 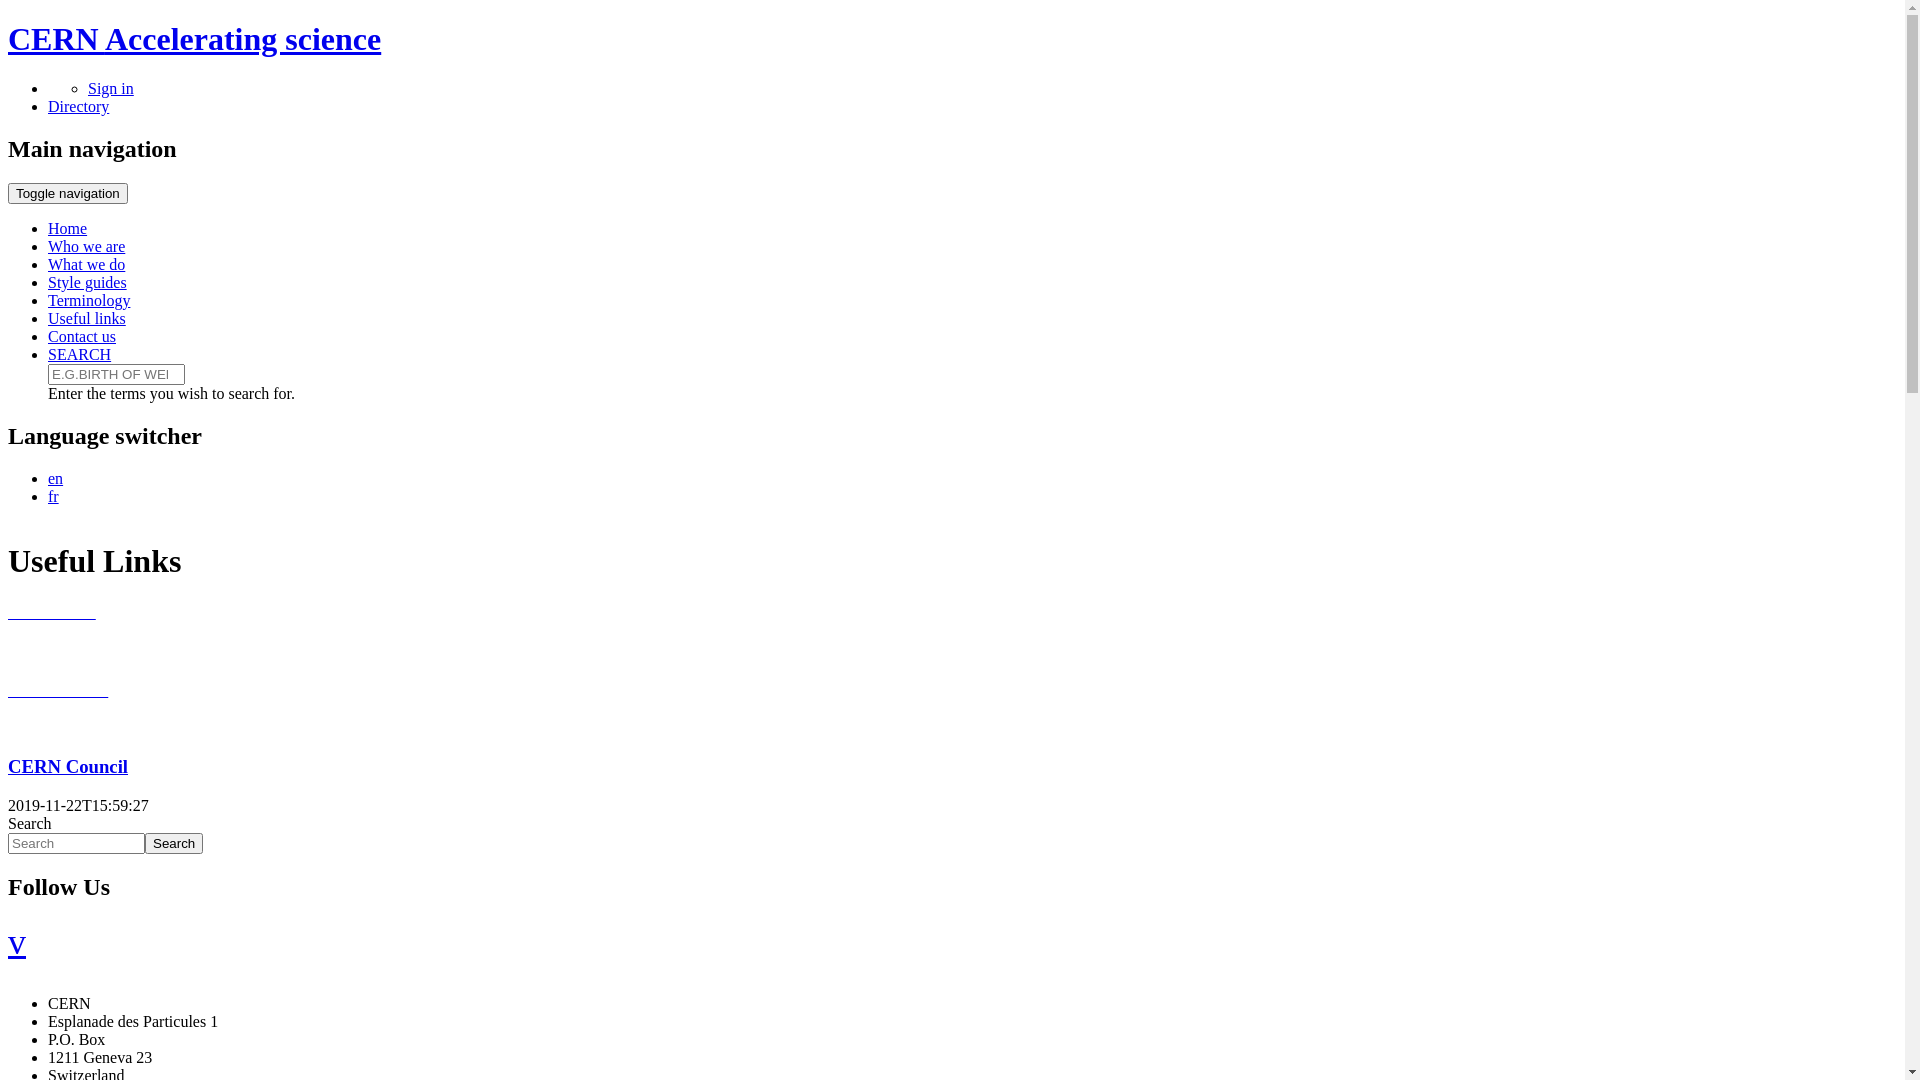 What do you see at coordinates (194, 38) in the screenshot?
I see `'CERN Accelerating science'` at bounding box center [194, 38].